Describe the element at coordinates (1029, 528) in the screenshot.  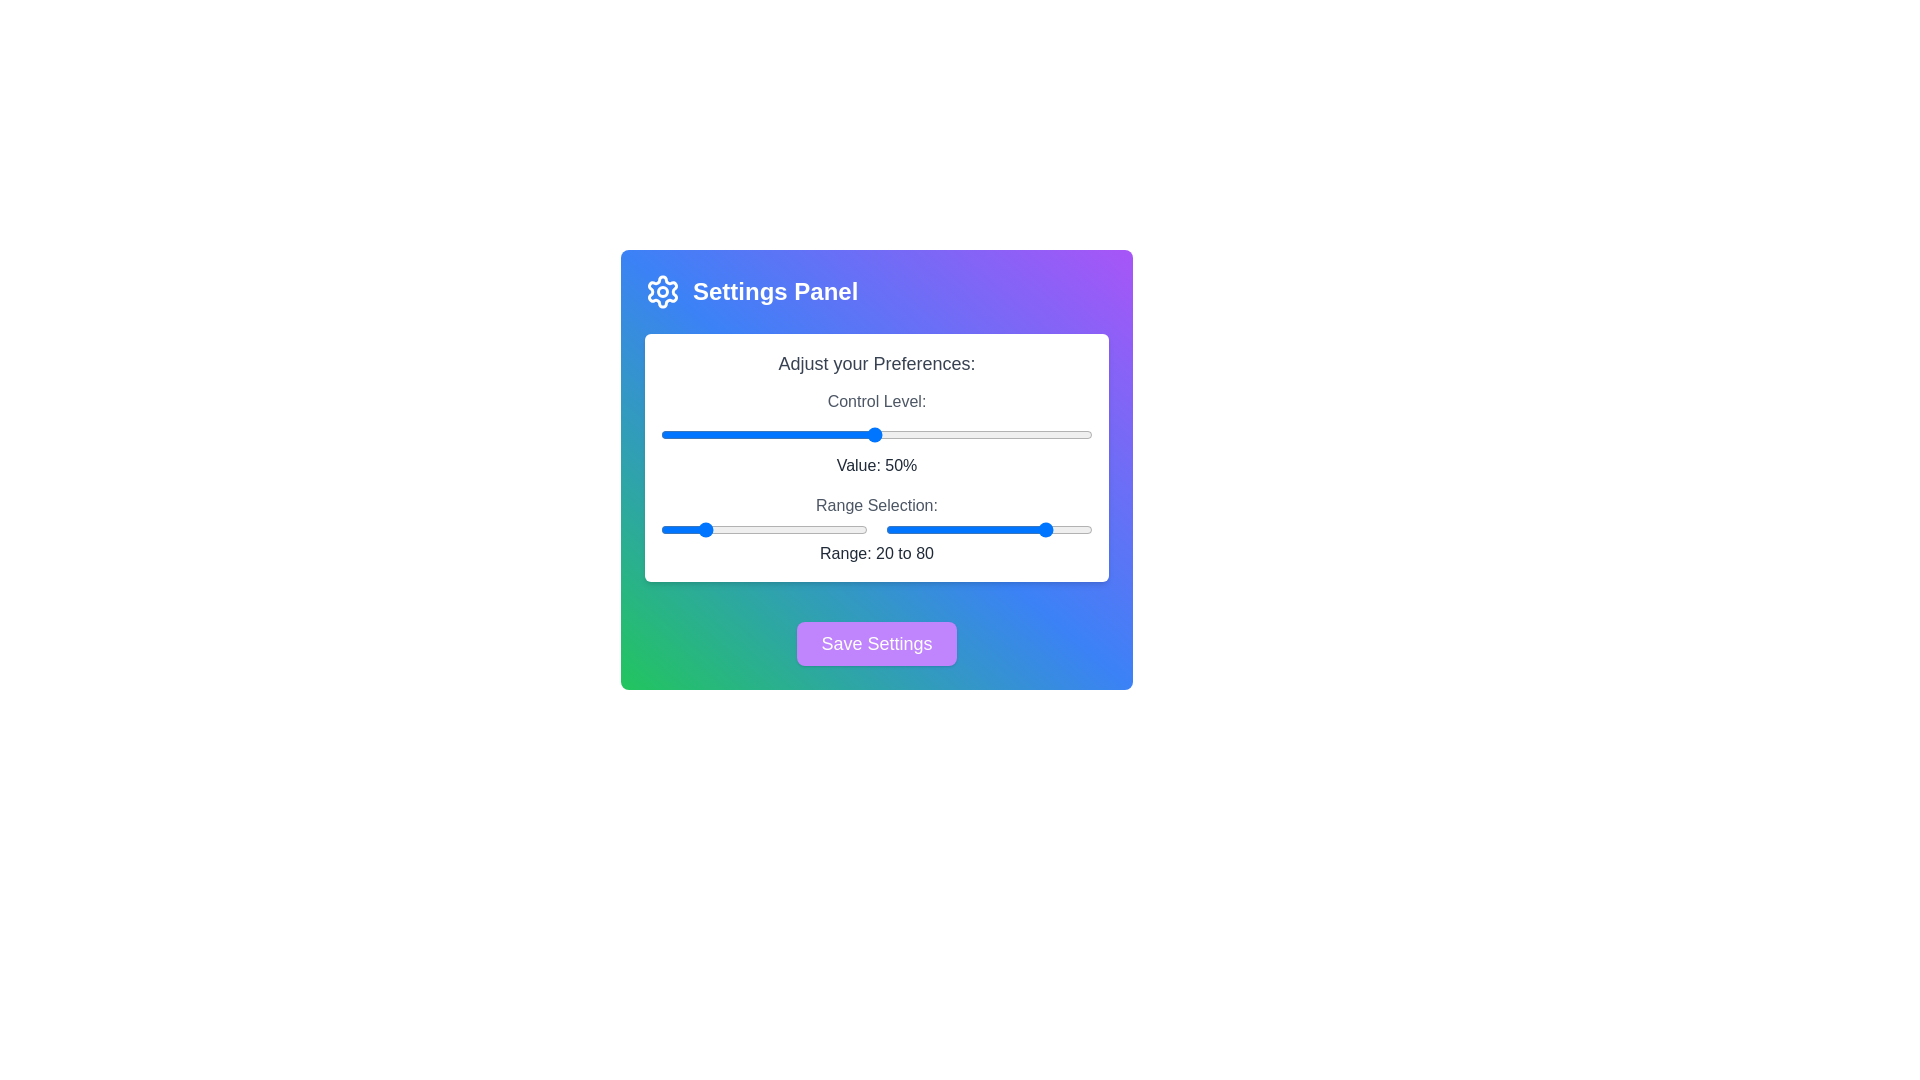
I see `the slider` at that location.